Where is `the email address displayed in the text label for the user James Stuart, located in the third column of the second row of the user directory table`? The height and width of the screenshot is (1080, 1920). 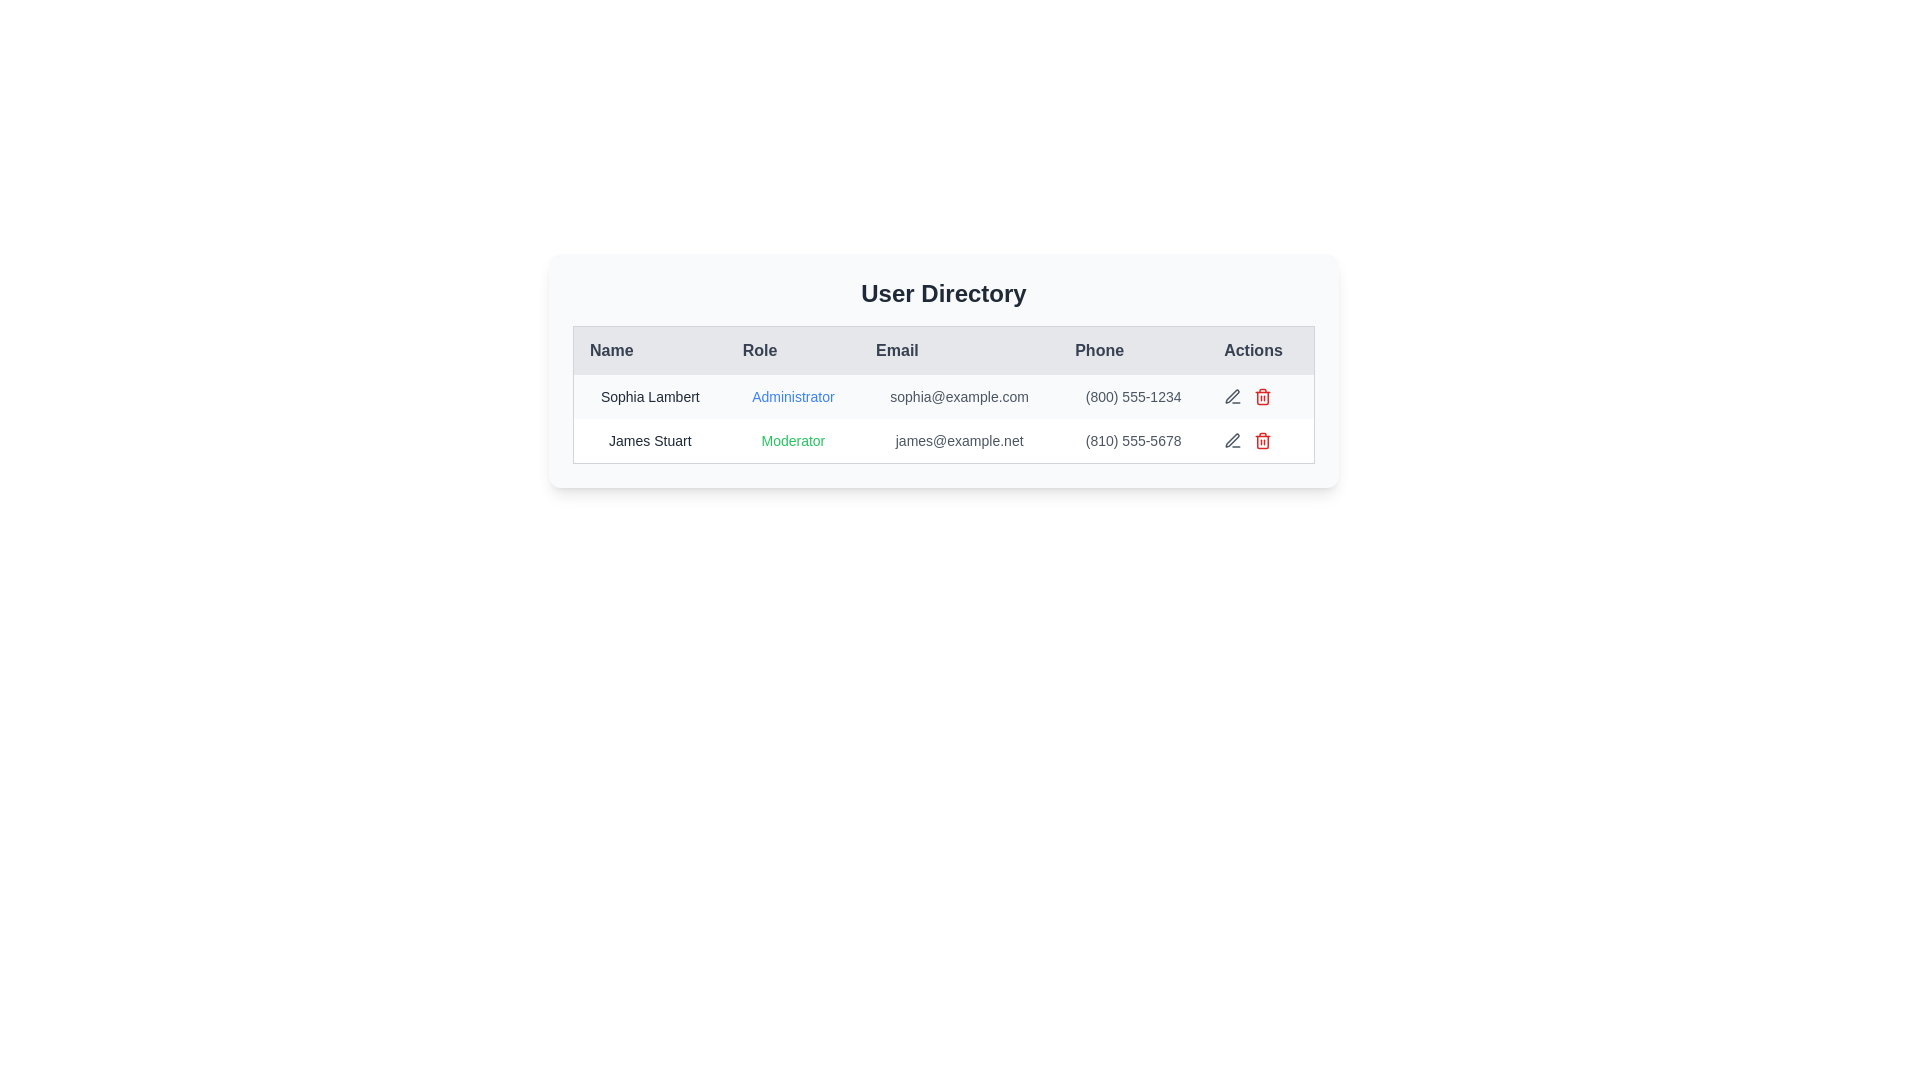
the email address displayed in the text label for the user James Stuart, located in the third column of the second row of the user directory table is located at coordinates (958, 440).